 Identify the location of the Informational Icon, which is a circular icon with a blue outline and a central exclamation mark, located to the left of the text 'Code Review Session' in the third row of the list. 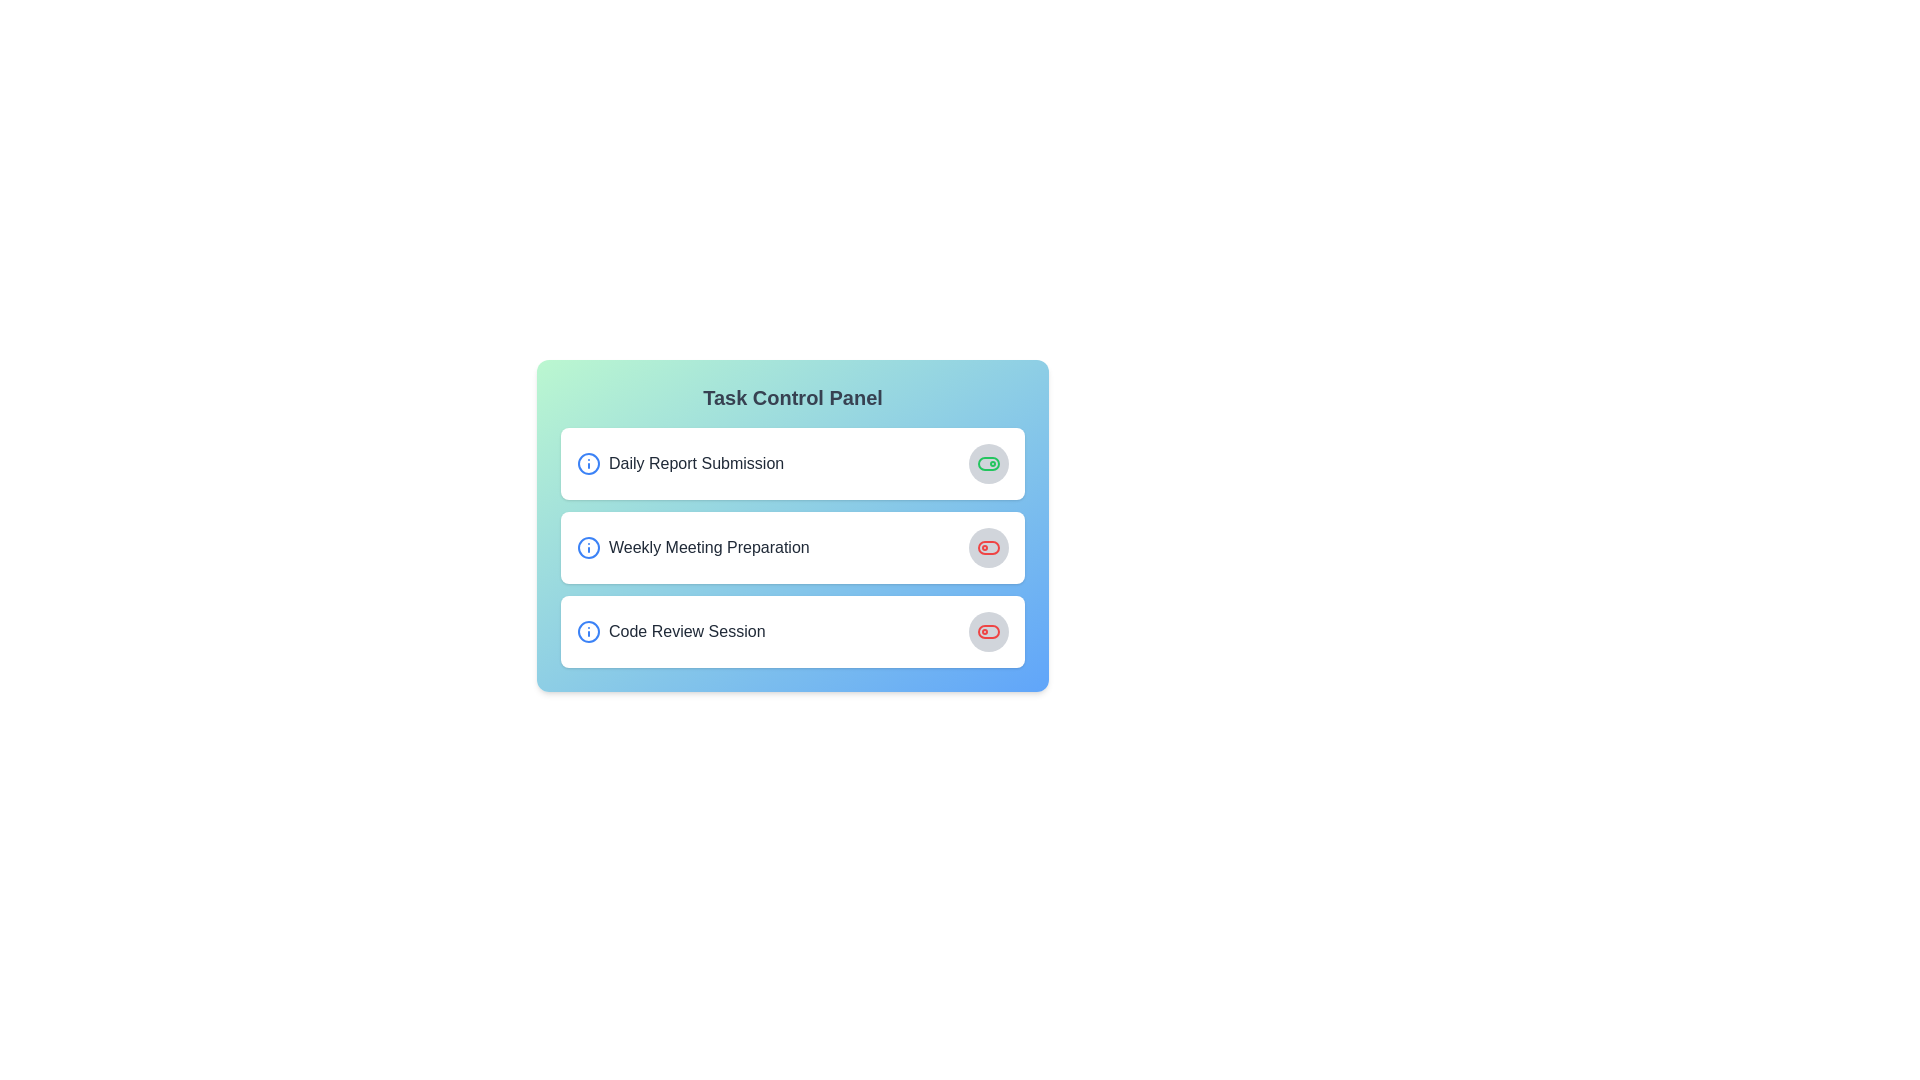
(588, 632).